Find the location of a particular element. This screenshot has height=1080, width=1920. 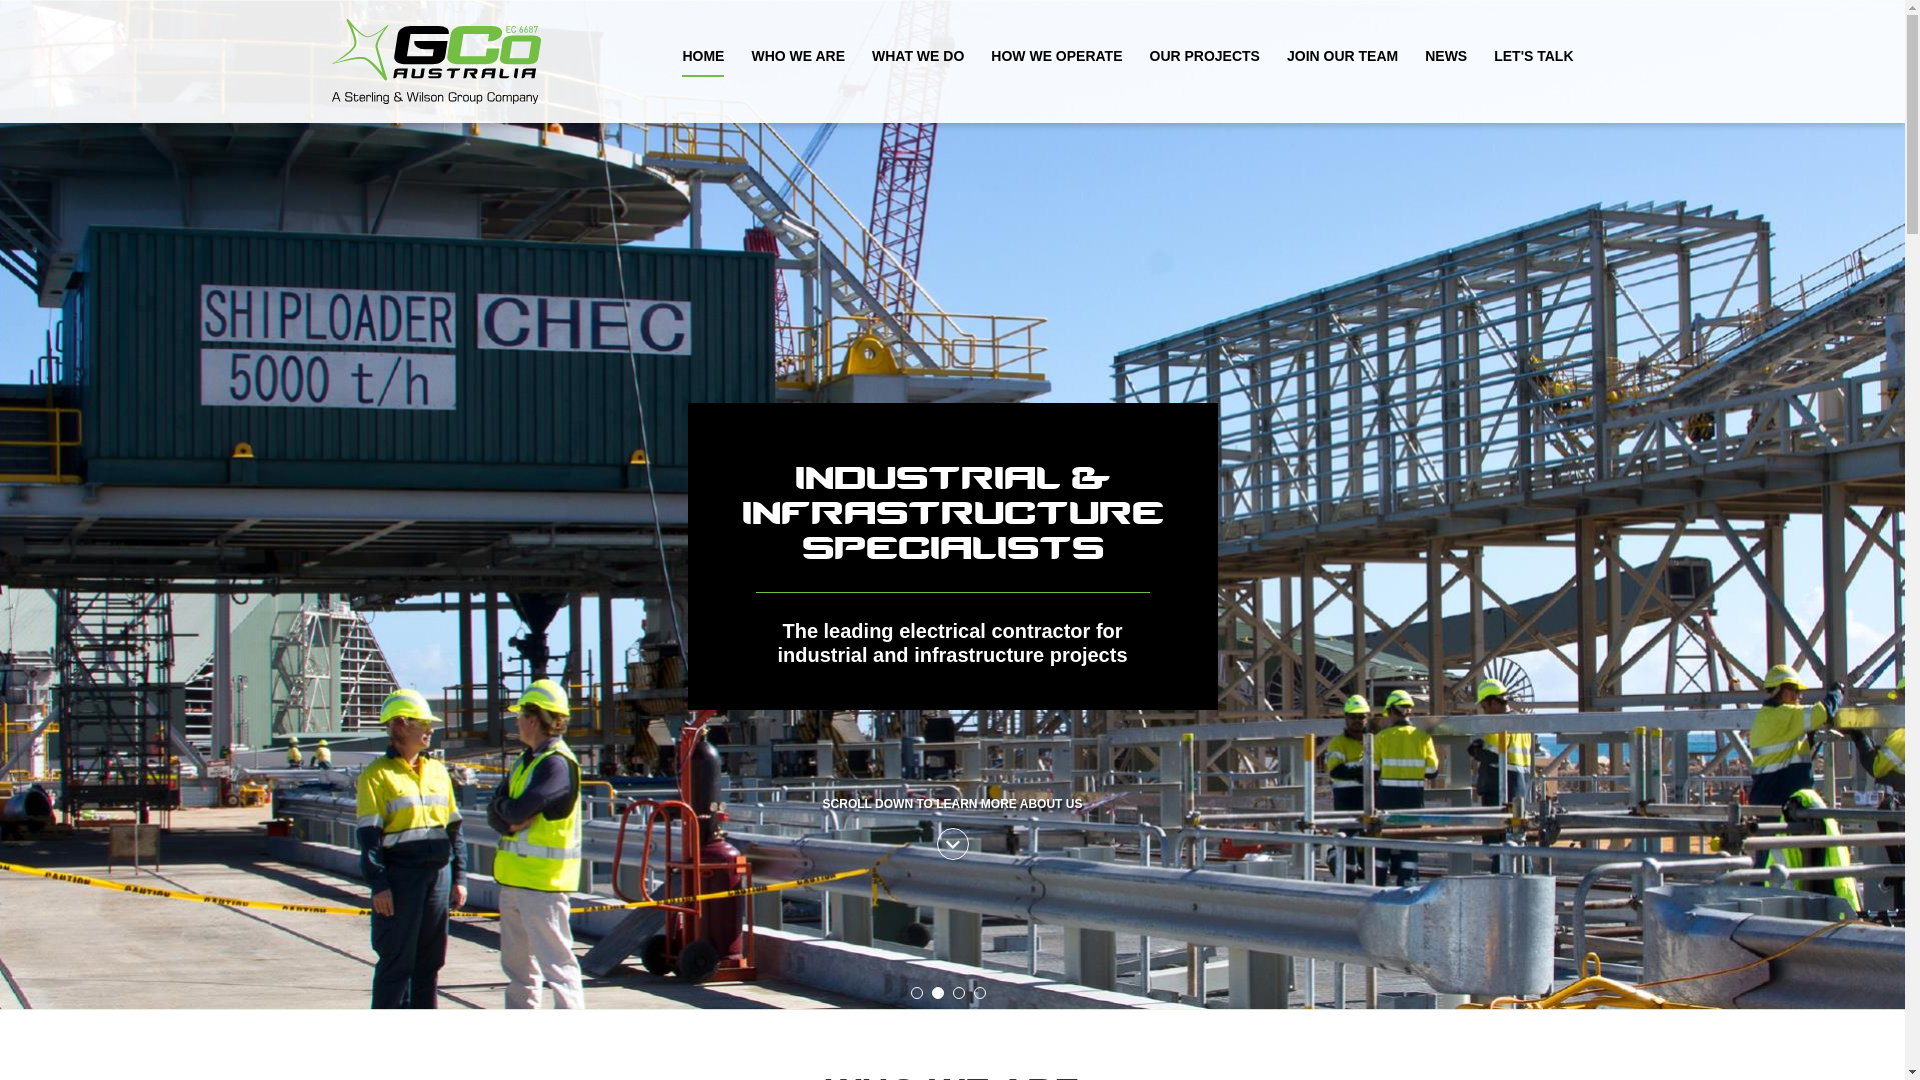

'JOIN OUR TEAM' is located at coordinates (1342, 56).